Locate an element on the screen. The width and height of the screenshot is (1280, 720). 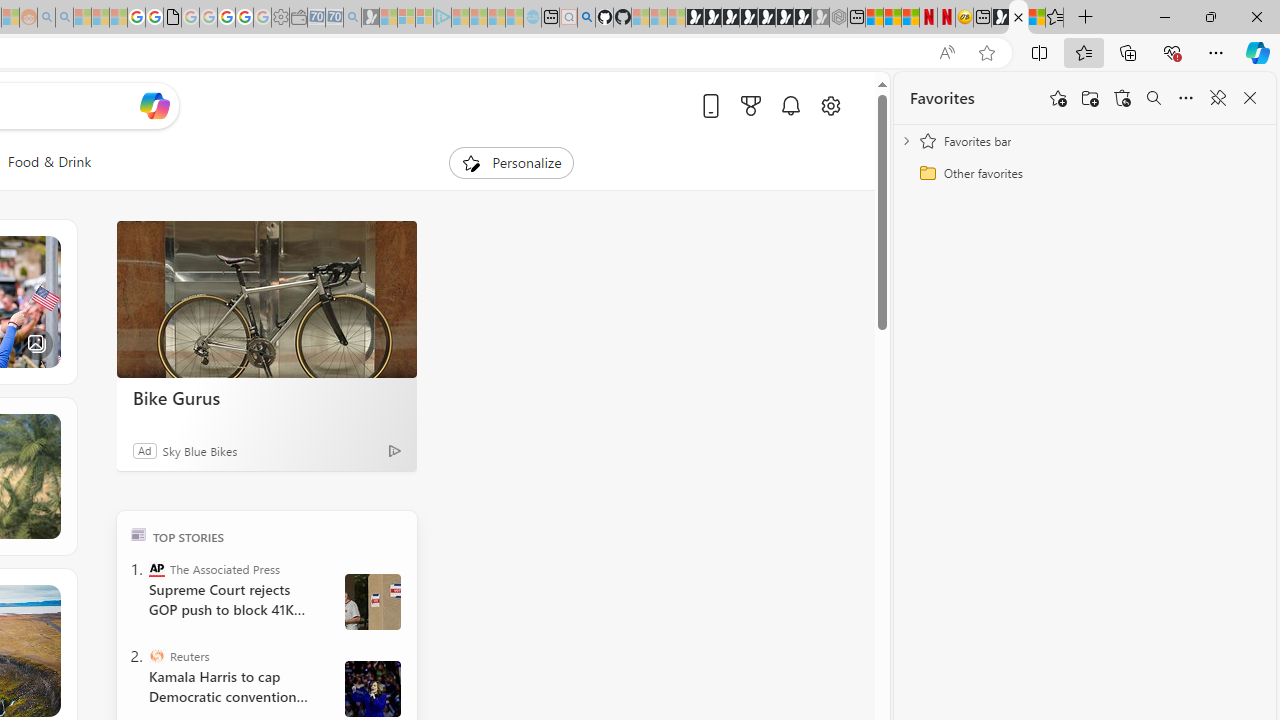
'github - Search' is located at coordinates (585, 17).